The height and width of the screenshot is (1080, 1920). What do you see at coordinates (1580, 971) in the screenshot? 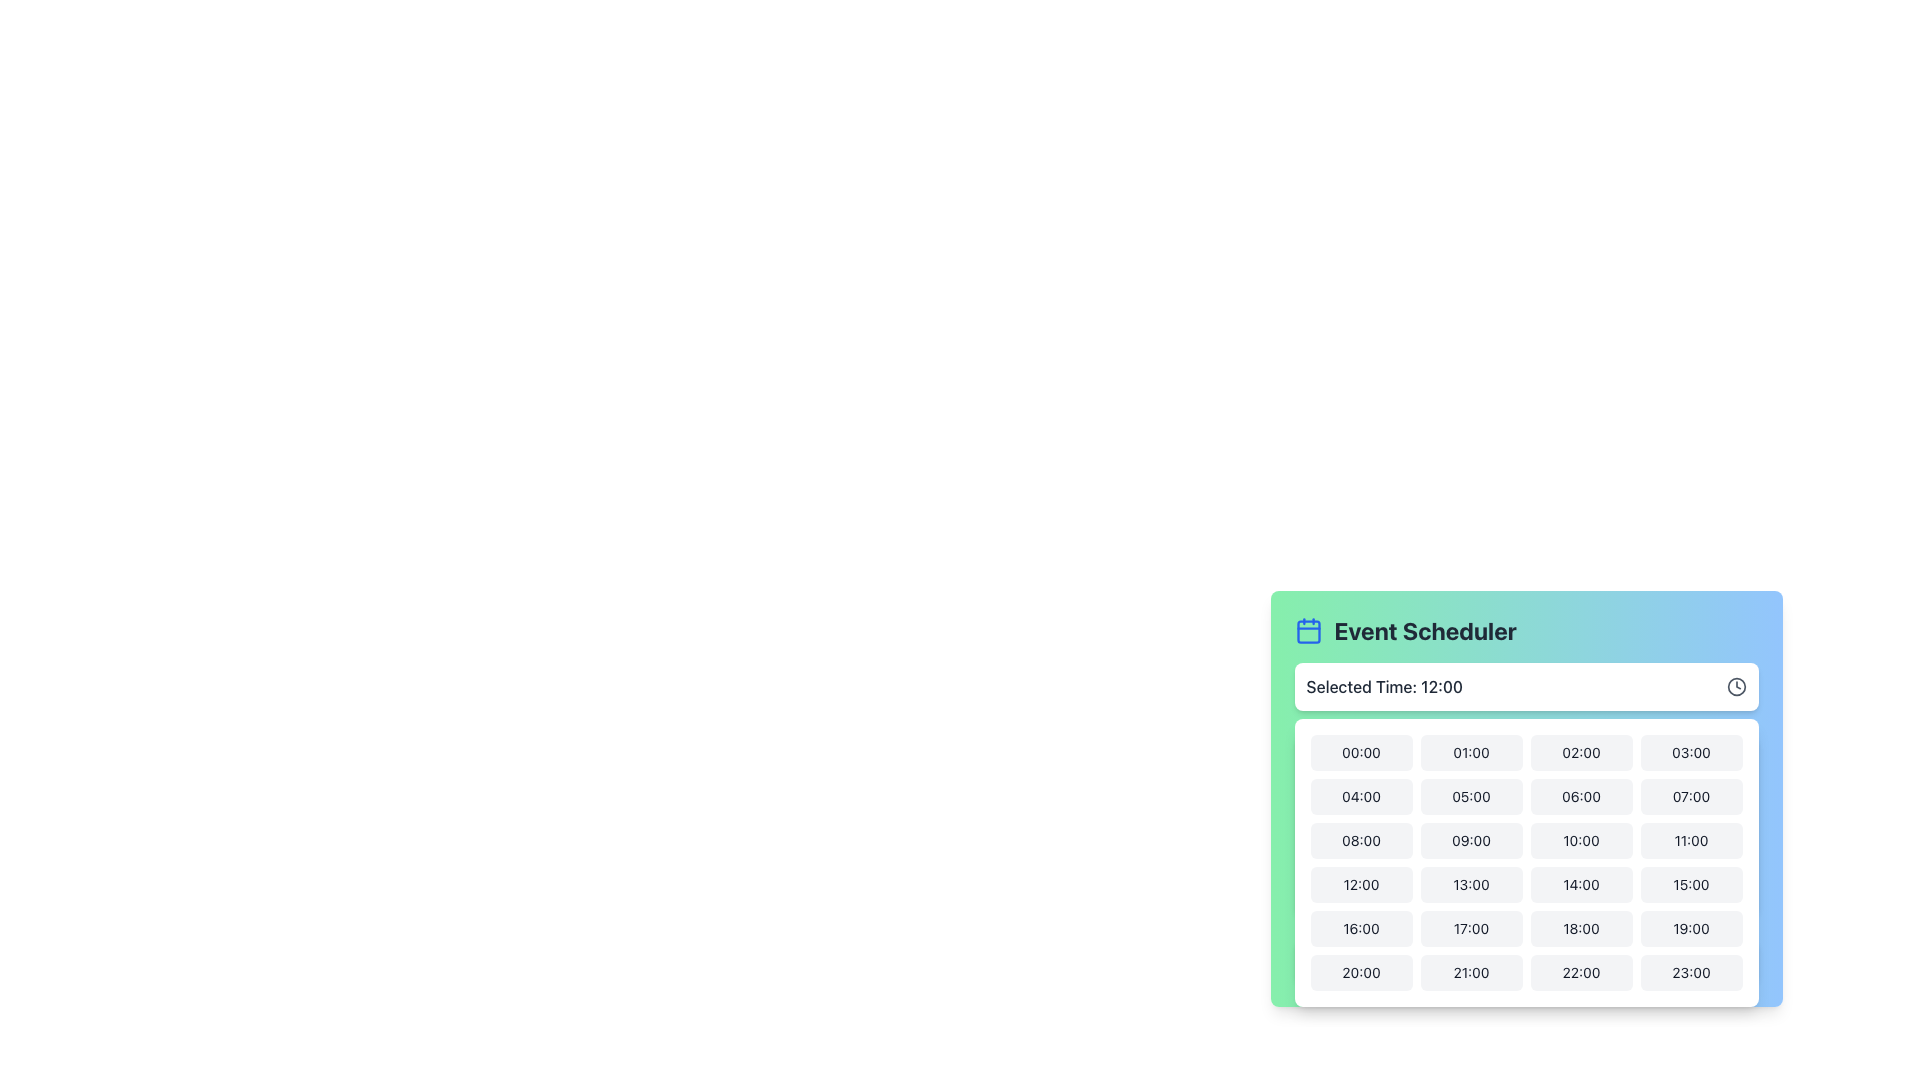
I see `the button labeled '22:00' with a light gray background and black text` at bounding box center [1580, 971].